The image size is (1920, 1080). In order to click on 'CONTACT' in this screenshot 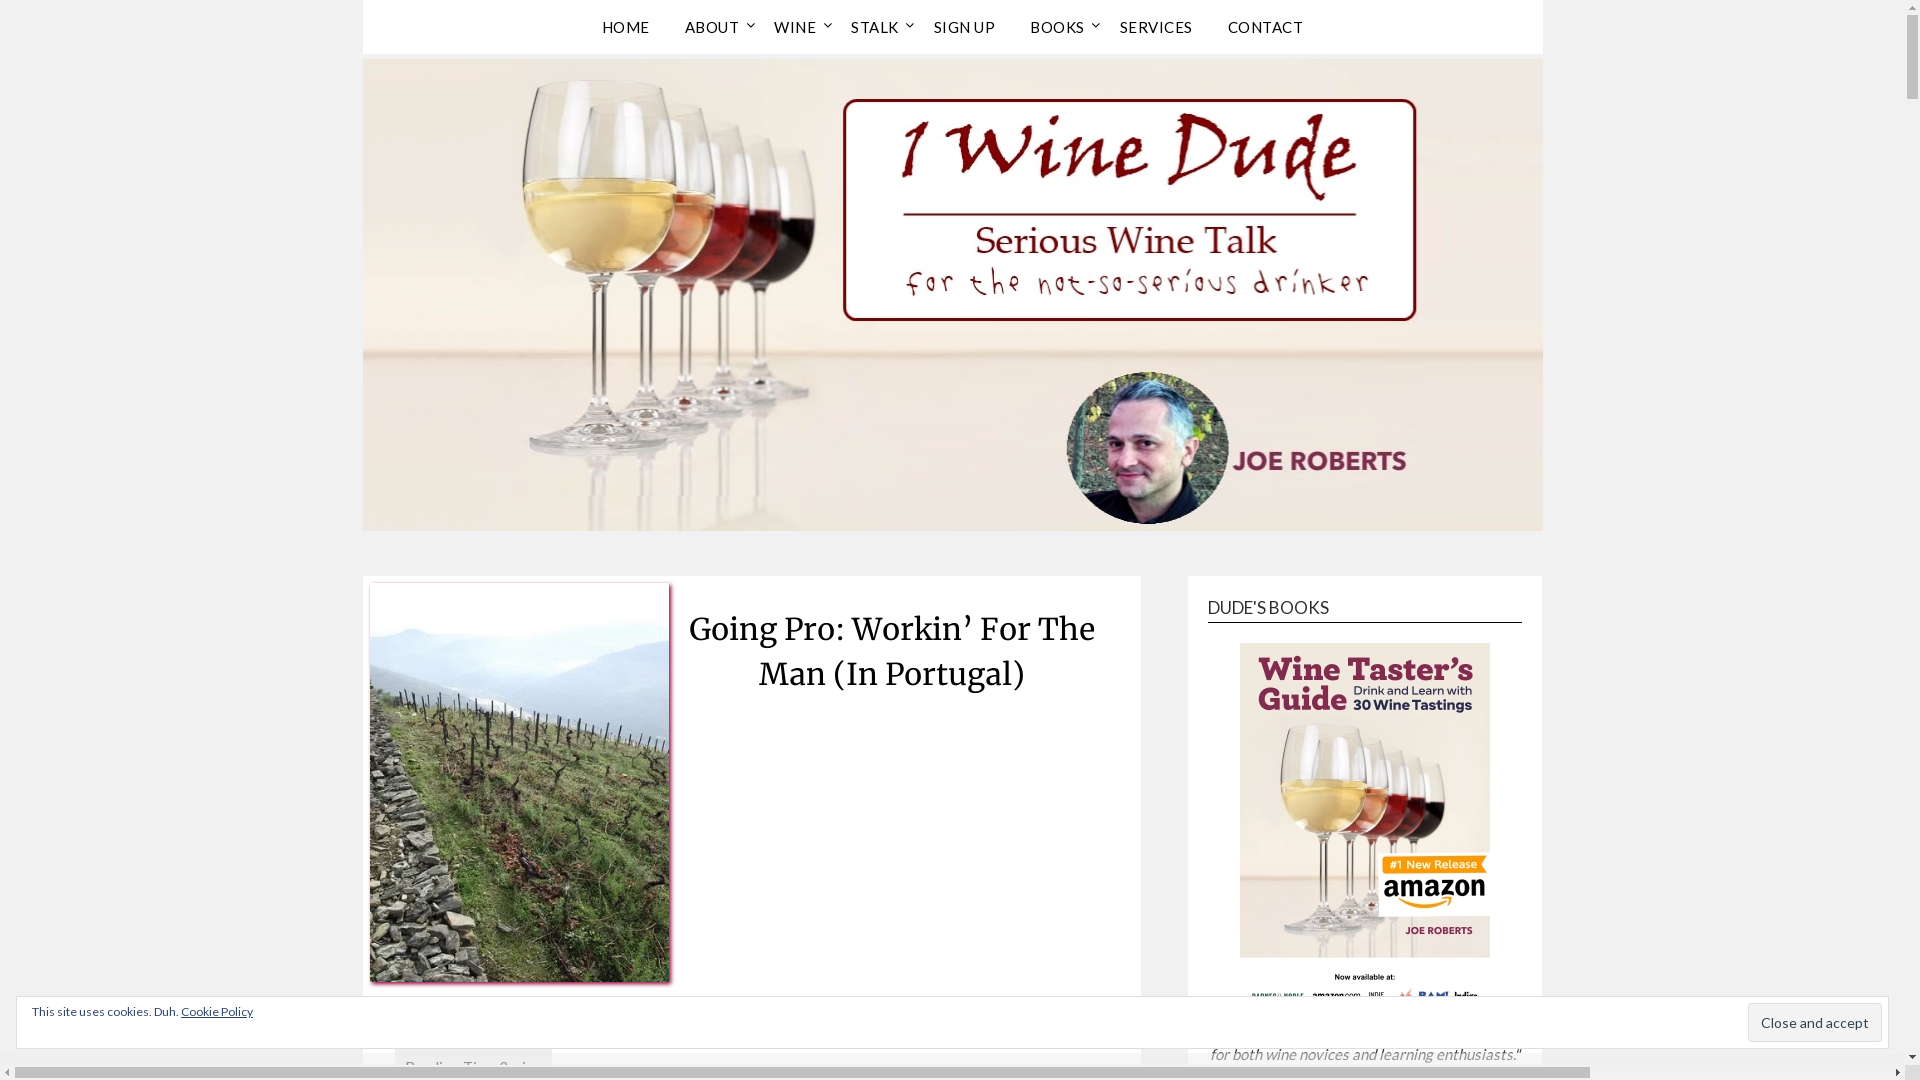, I will do `click(1265, 27)`.